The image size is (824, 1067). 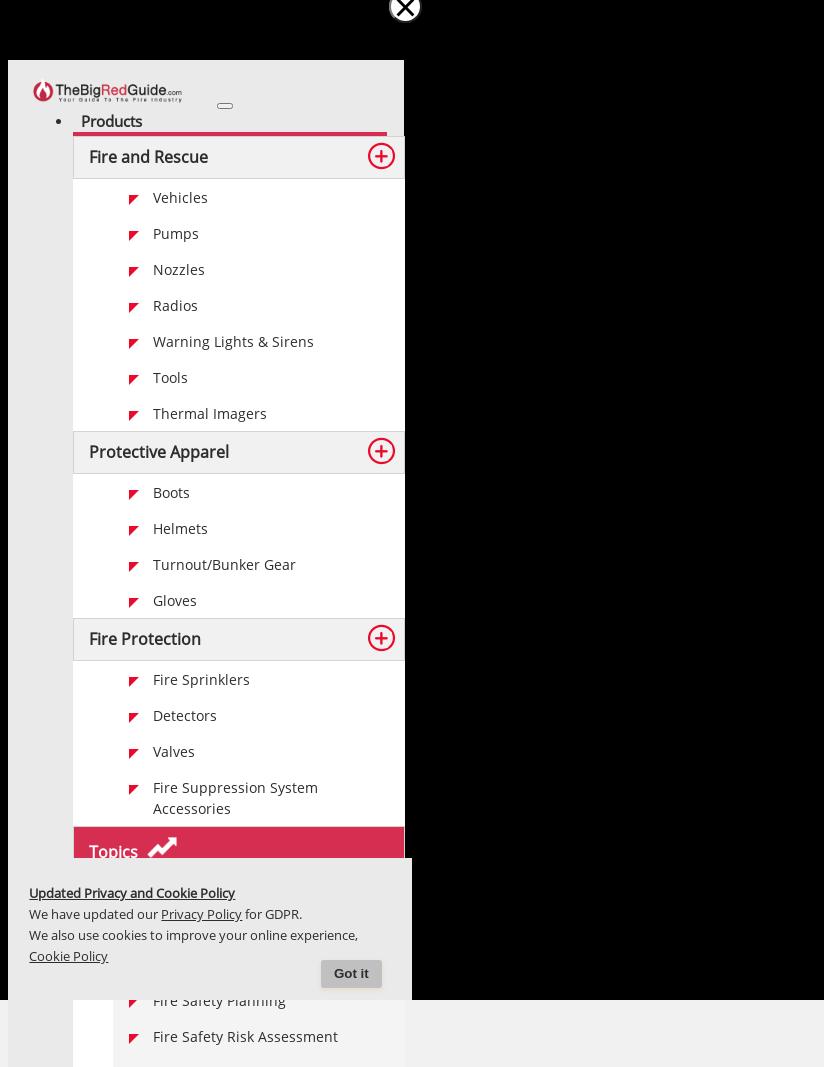 I want to click on 'Boots', so click(x=170, y=491).